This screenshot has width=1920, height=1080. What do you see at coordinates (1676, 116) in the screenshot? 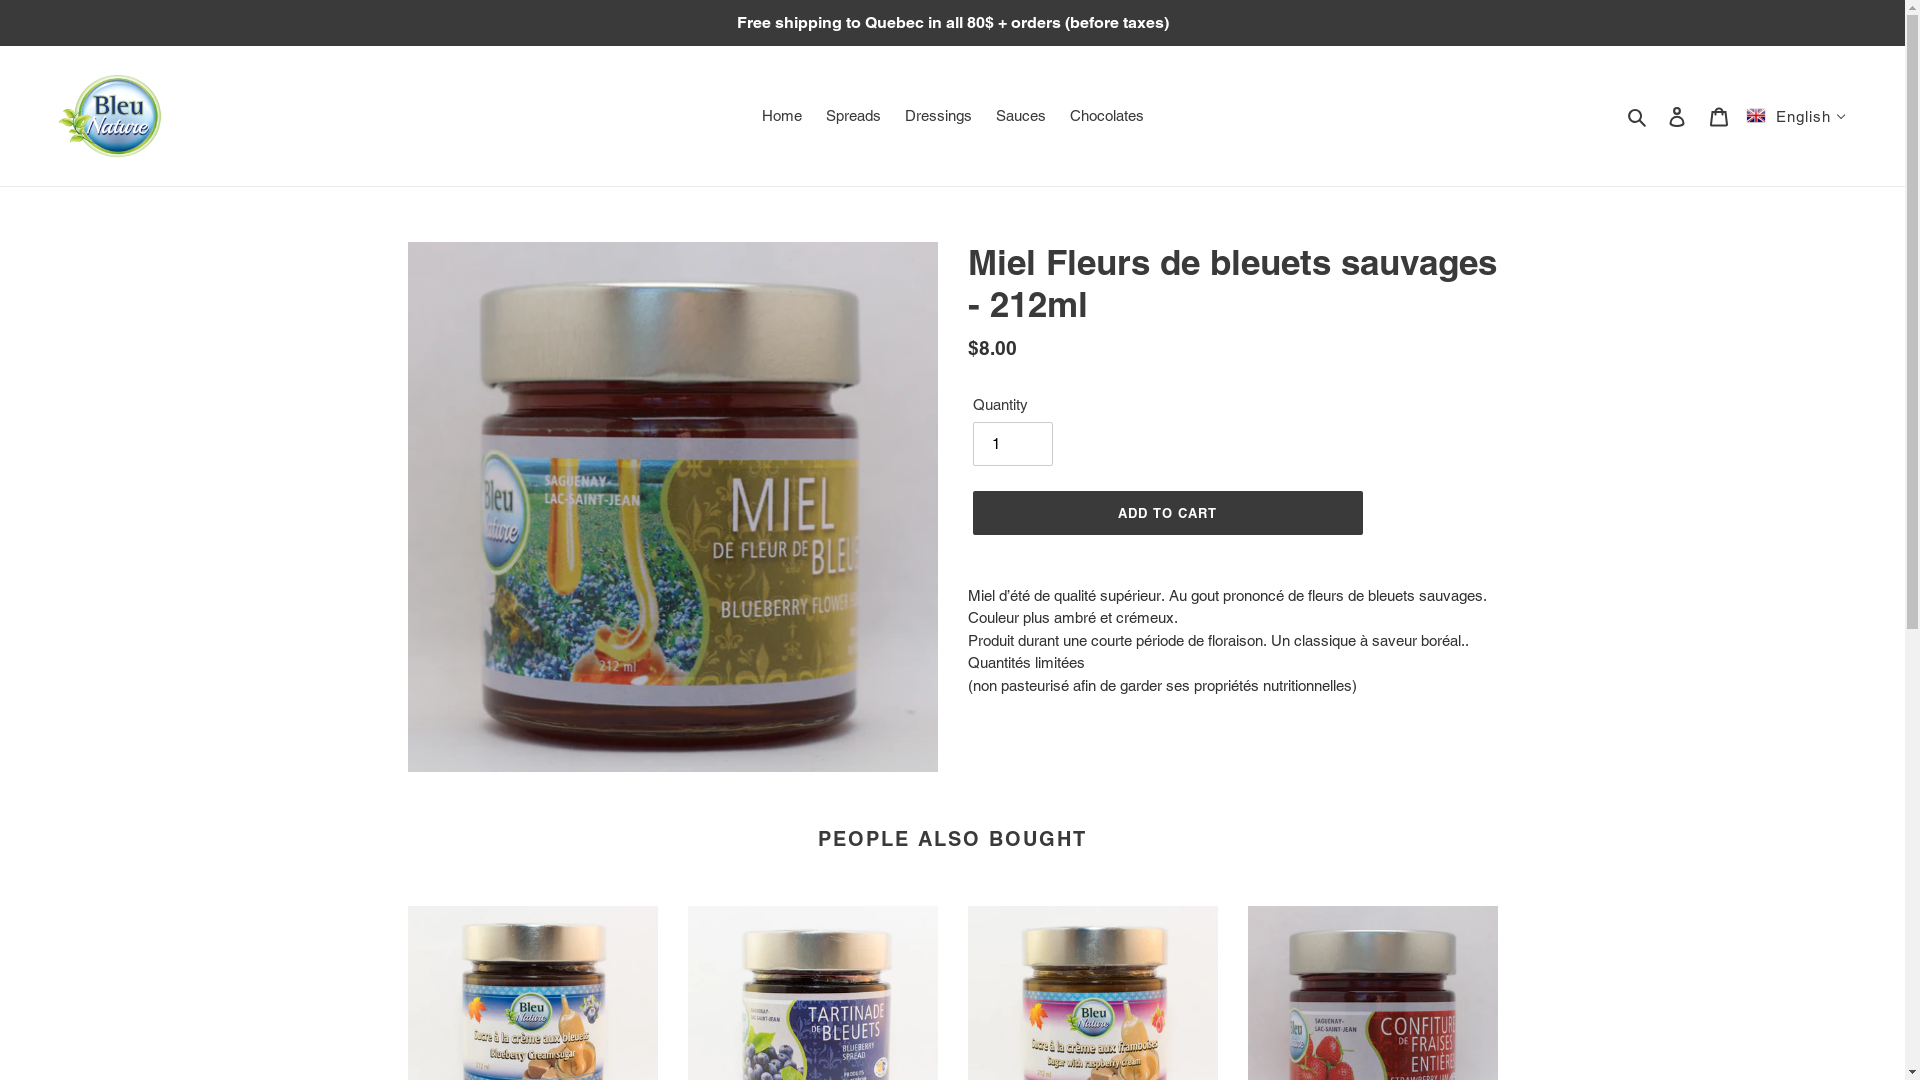
I see `'Log in'` at bounding box center [1676, 116].